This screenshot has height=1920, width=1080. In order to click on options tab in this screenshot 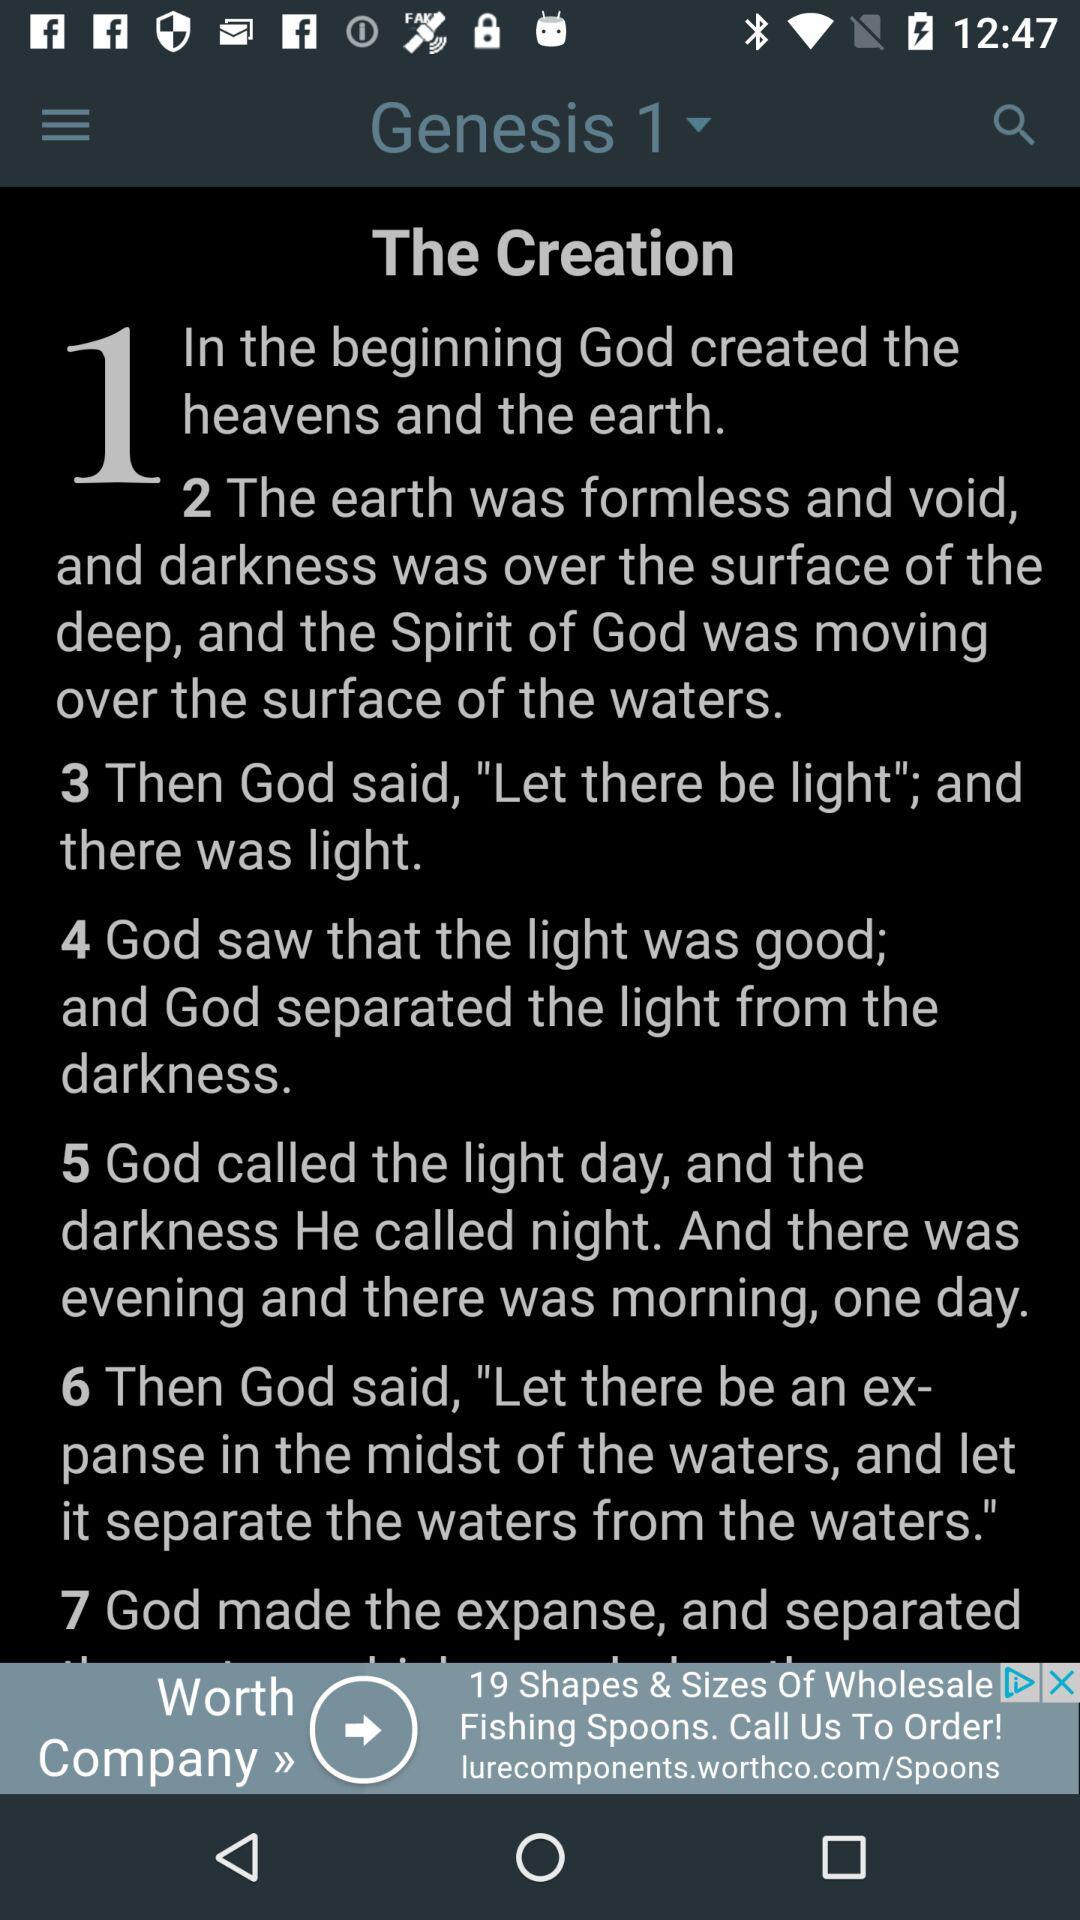, I will do `click(64, 123)`.